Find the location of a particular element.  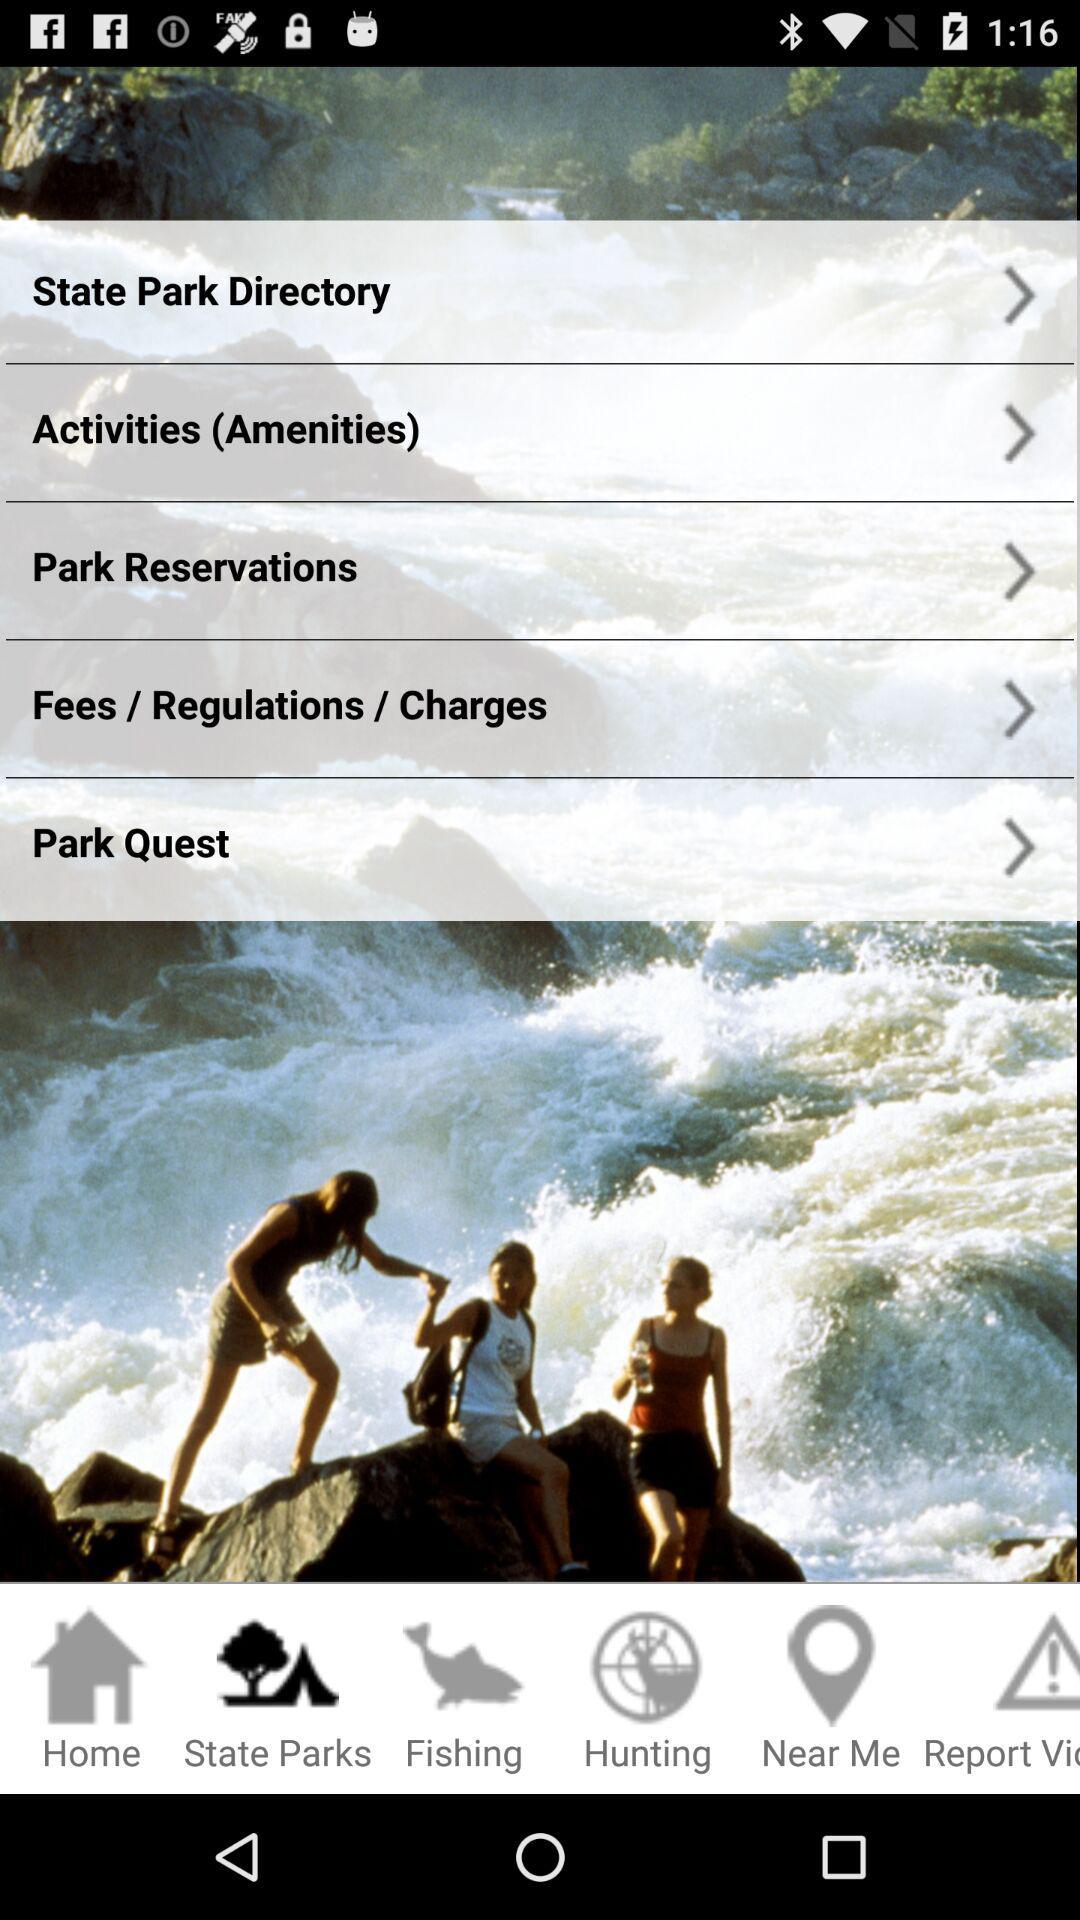

hunting is located at coordinates (648, 1689).